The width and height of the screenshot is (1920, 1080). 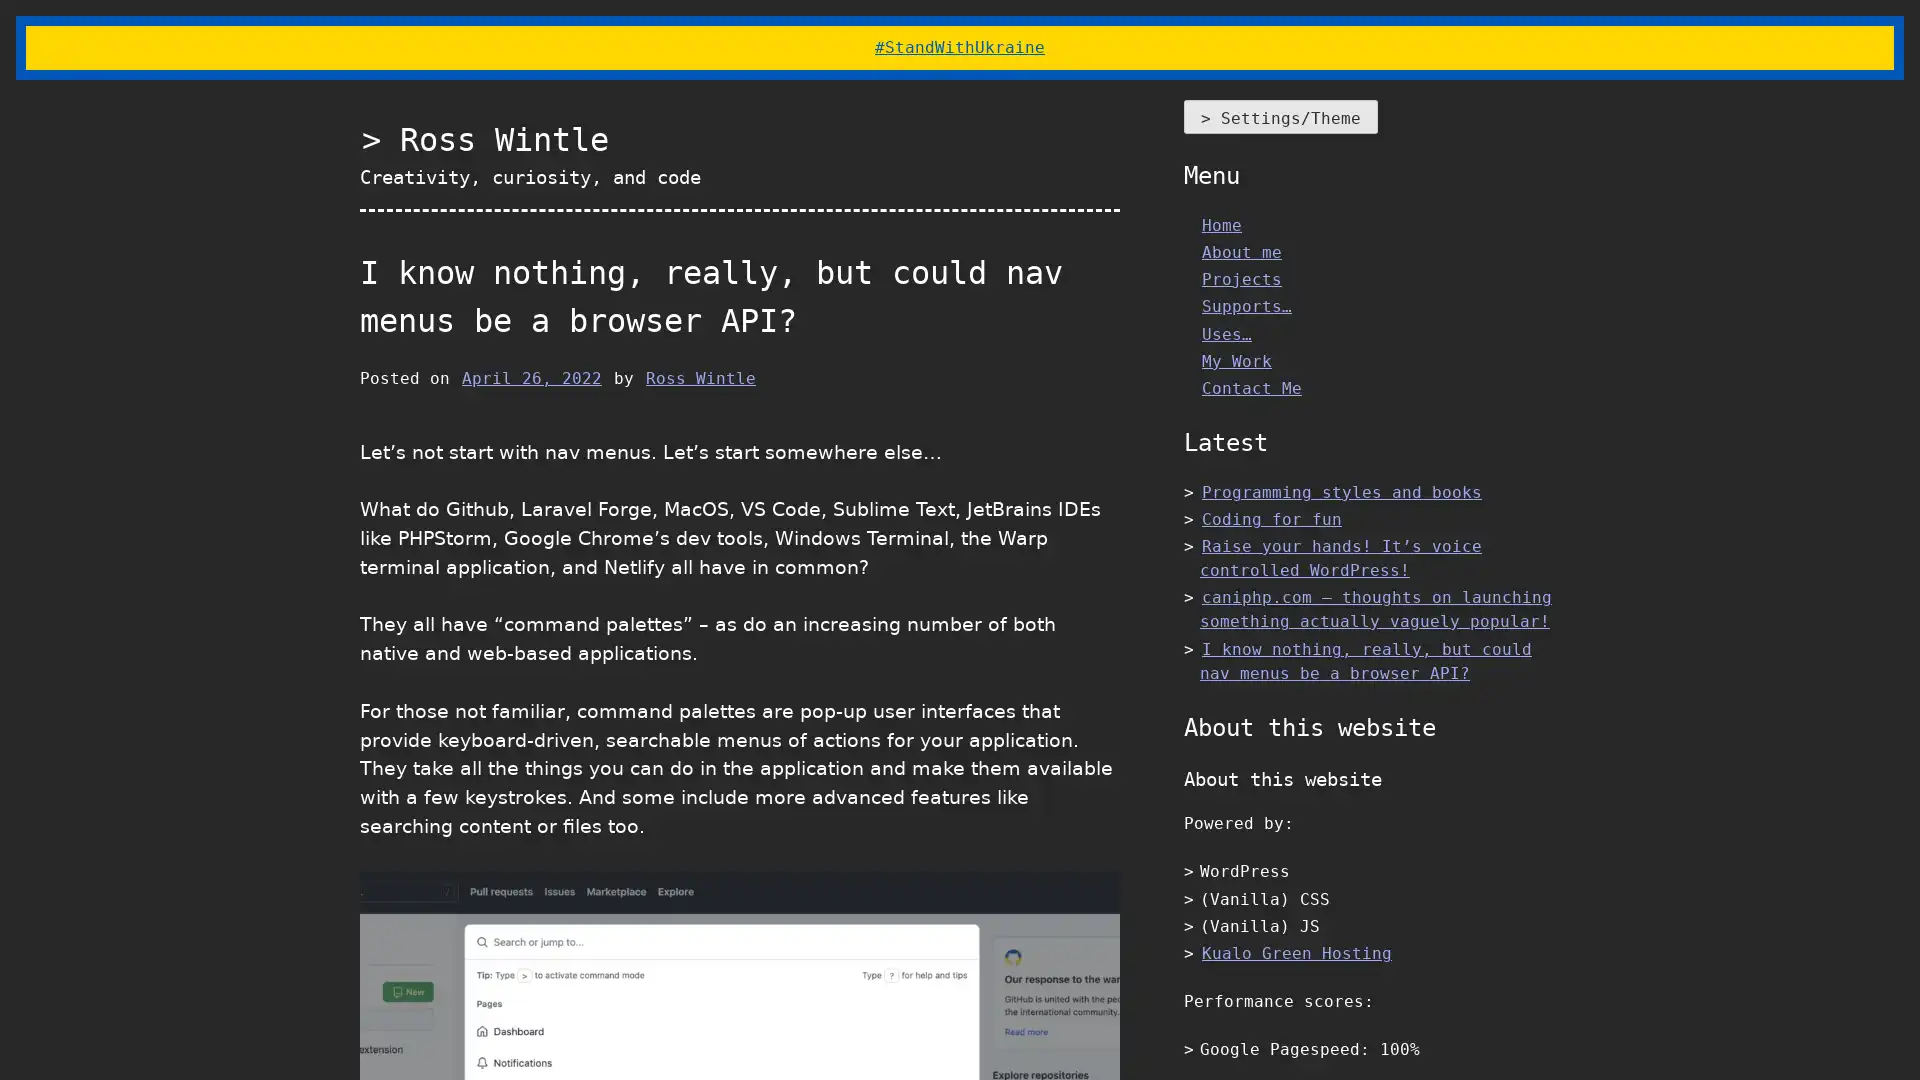 What do you see at coordinates (1281, 116) in the screenshot?
I see `> Settings/Theme` at bounding box center [1281, 116].